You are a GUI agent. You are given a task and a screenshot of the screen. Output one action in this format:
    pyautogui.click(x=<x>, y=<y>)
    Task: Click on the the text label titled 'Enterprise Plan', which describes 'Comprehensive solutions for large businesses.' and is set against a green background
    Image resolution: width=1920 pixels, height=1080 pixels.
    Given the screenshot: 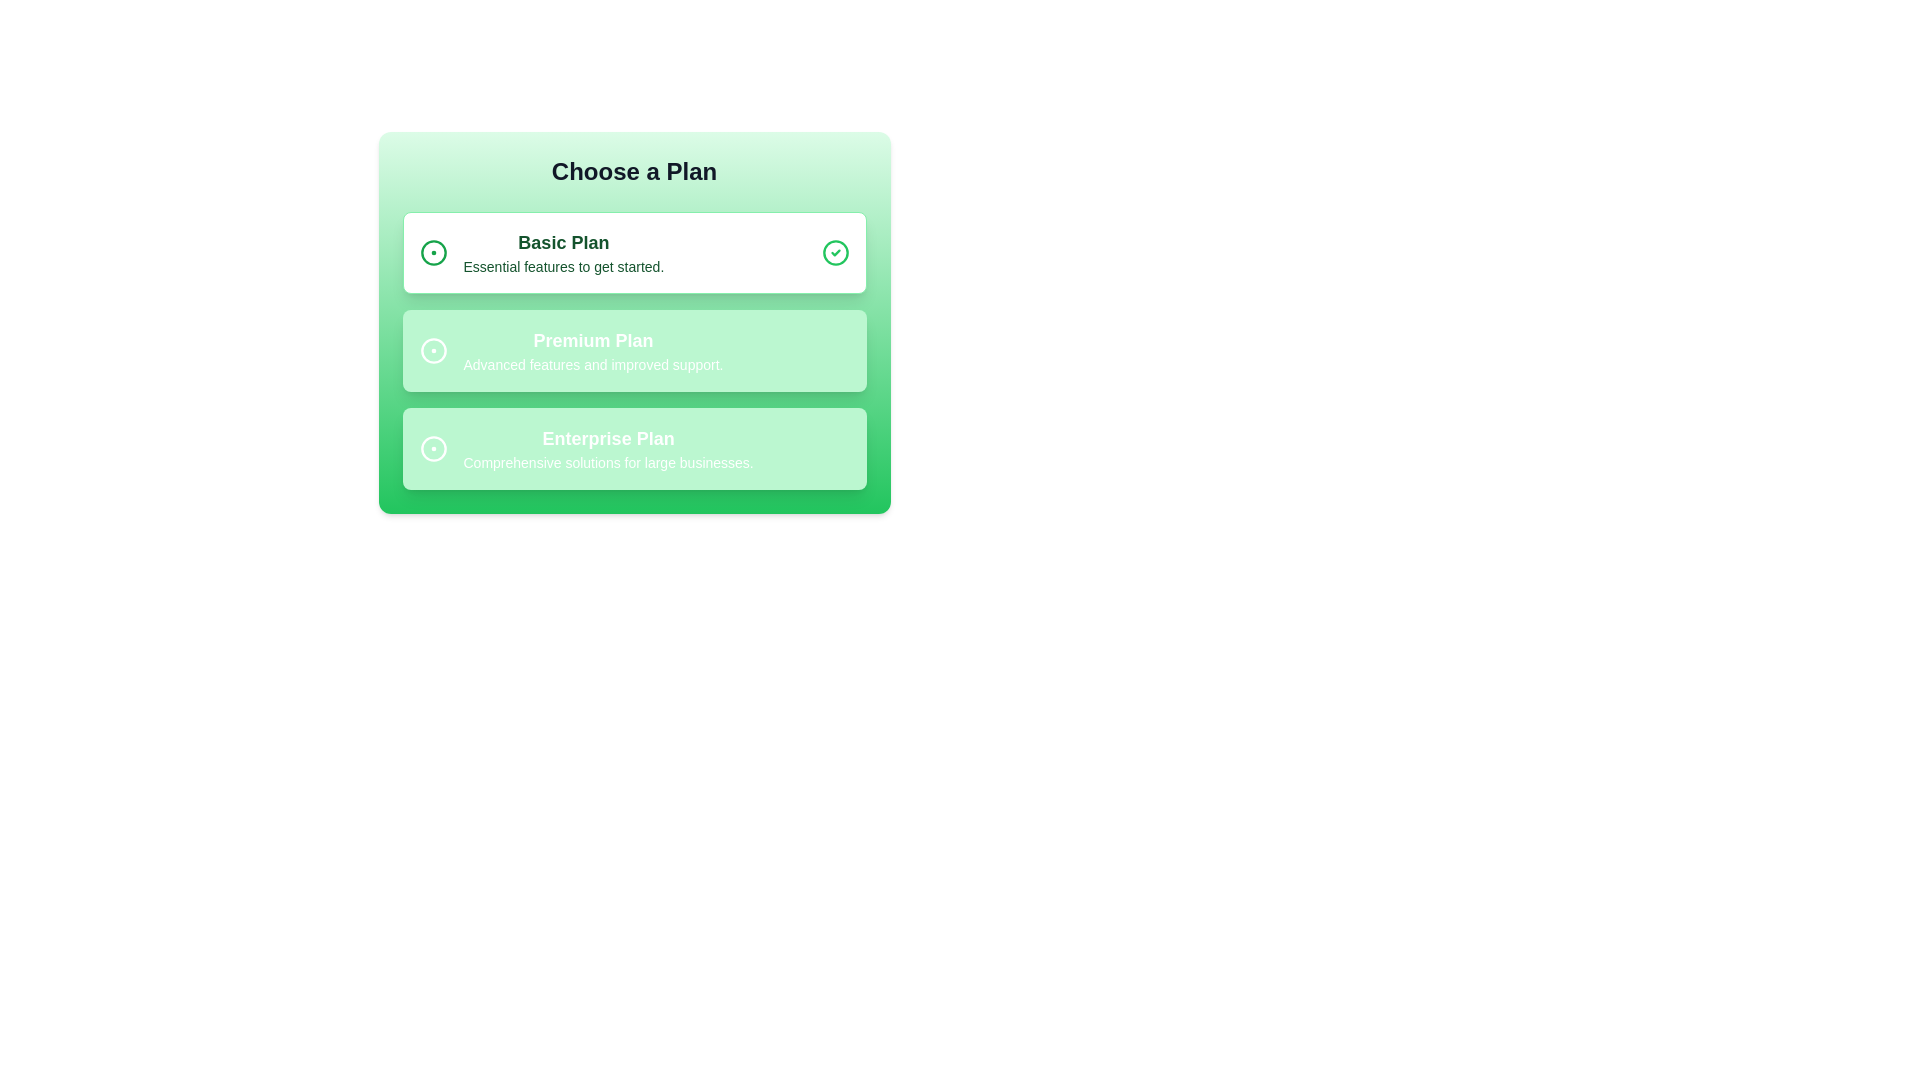 What is the action you would take?
    pyautogui.click(x=607, y=447)
    